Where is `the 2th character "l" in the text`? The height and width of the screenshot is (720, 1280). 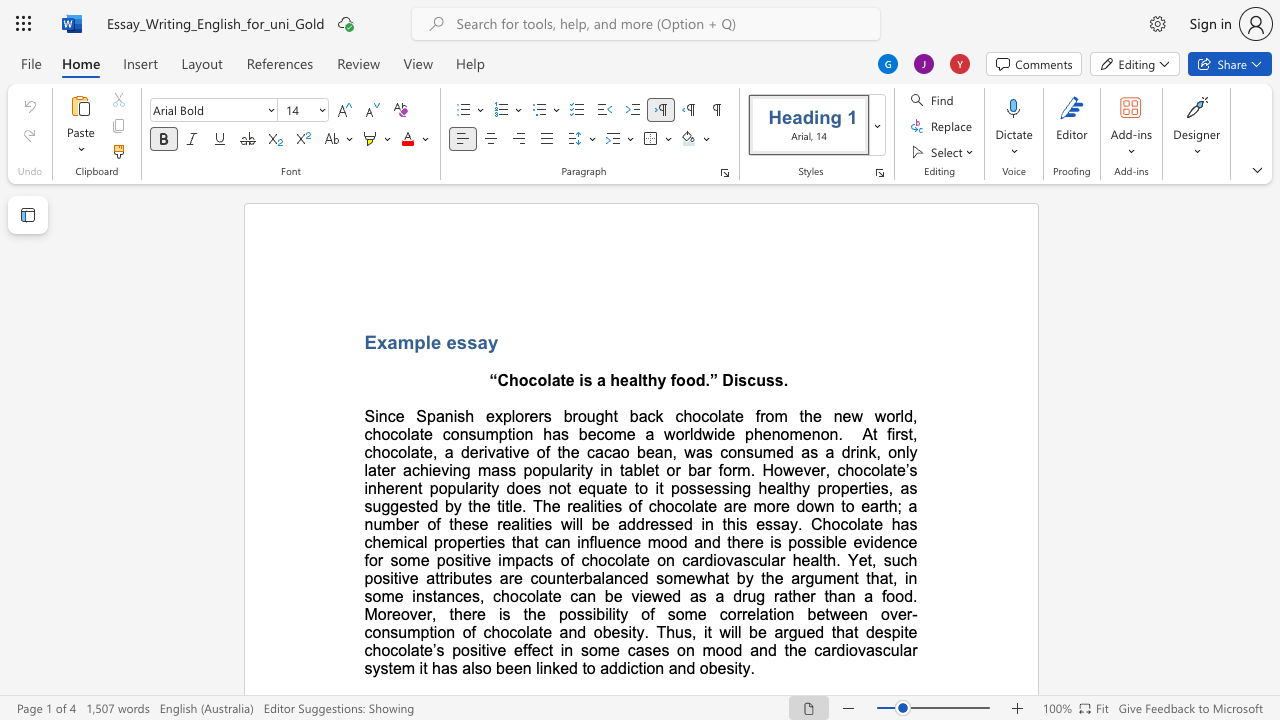
the 2th character "l" in the text is located at coordinates (640, 380).